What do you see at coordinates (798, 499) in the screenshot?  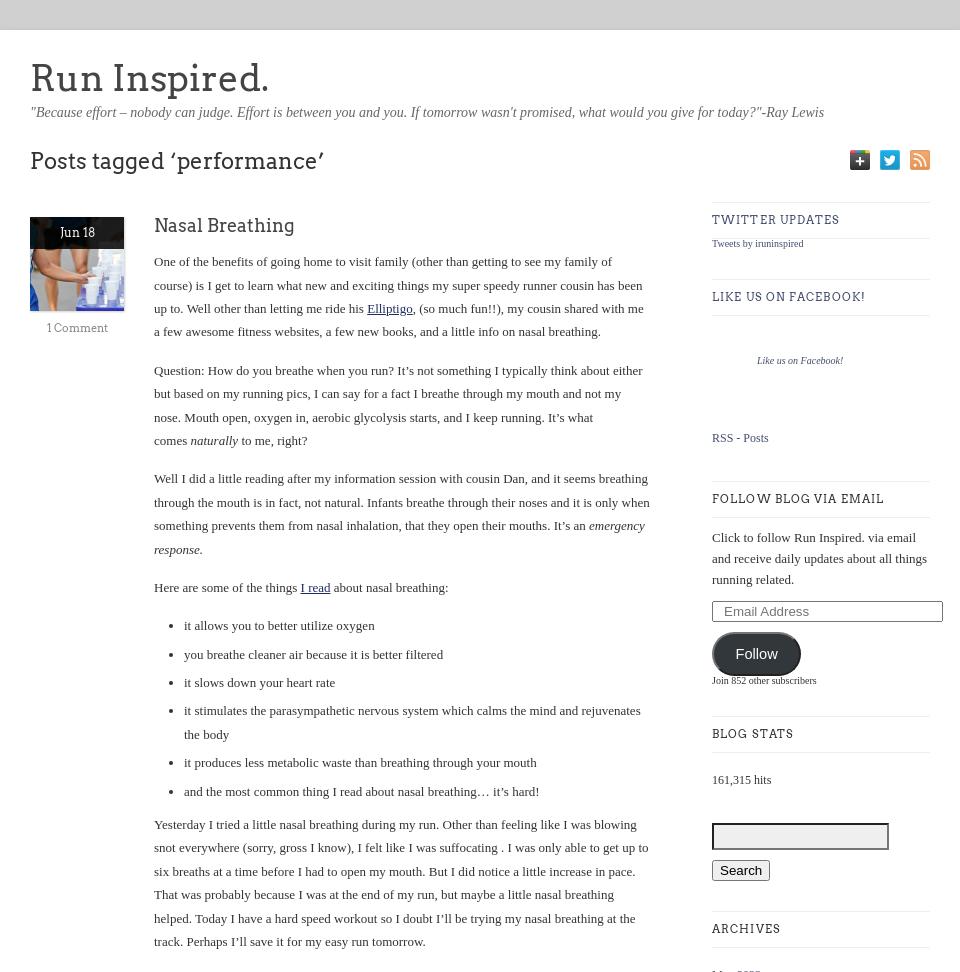 I see `'Follow Blog via Email'` at bounding box center [798, 499].